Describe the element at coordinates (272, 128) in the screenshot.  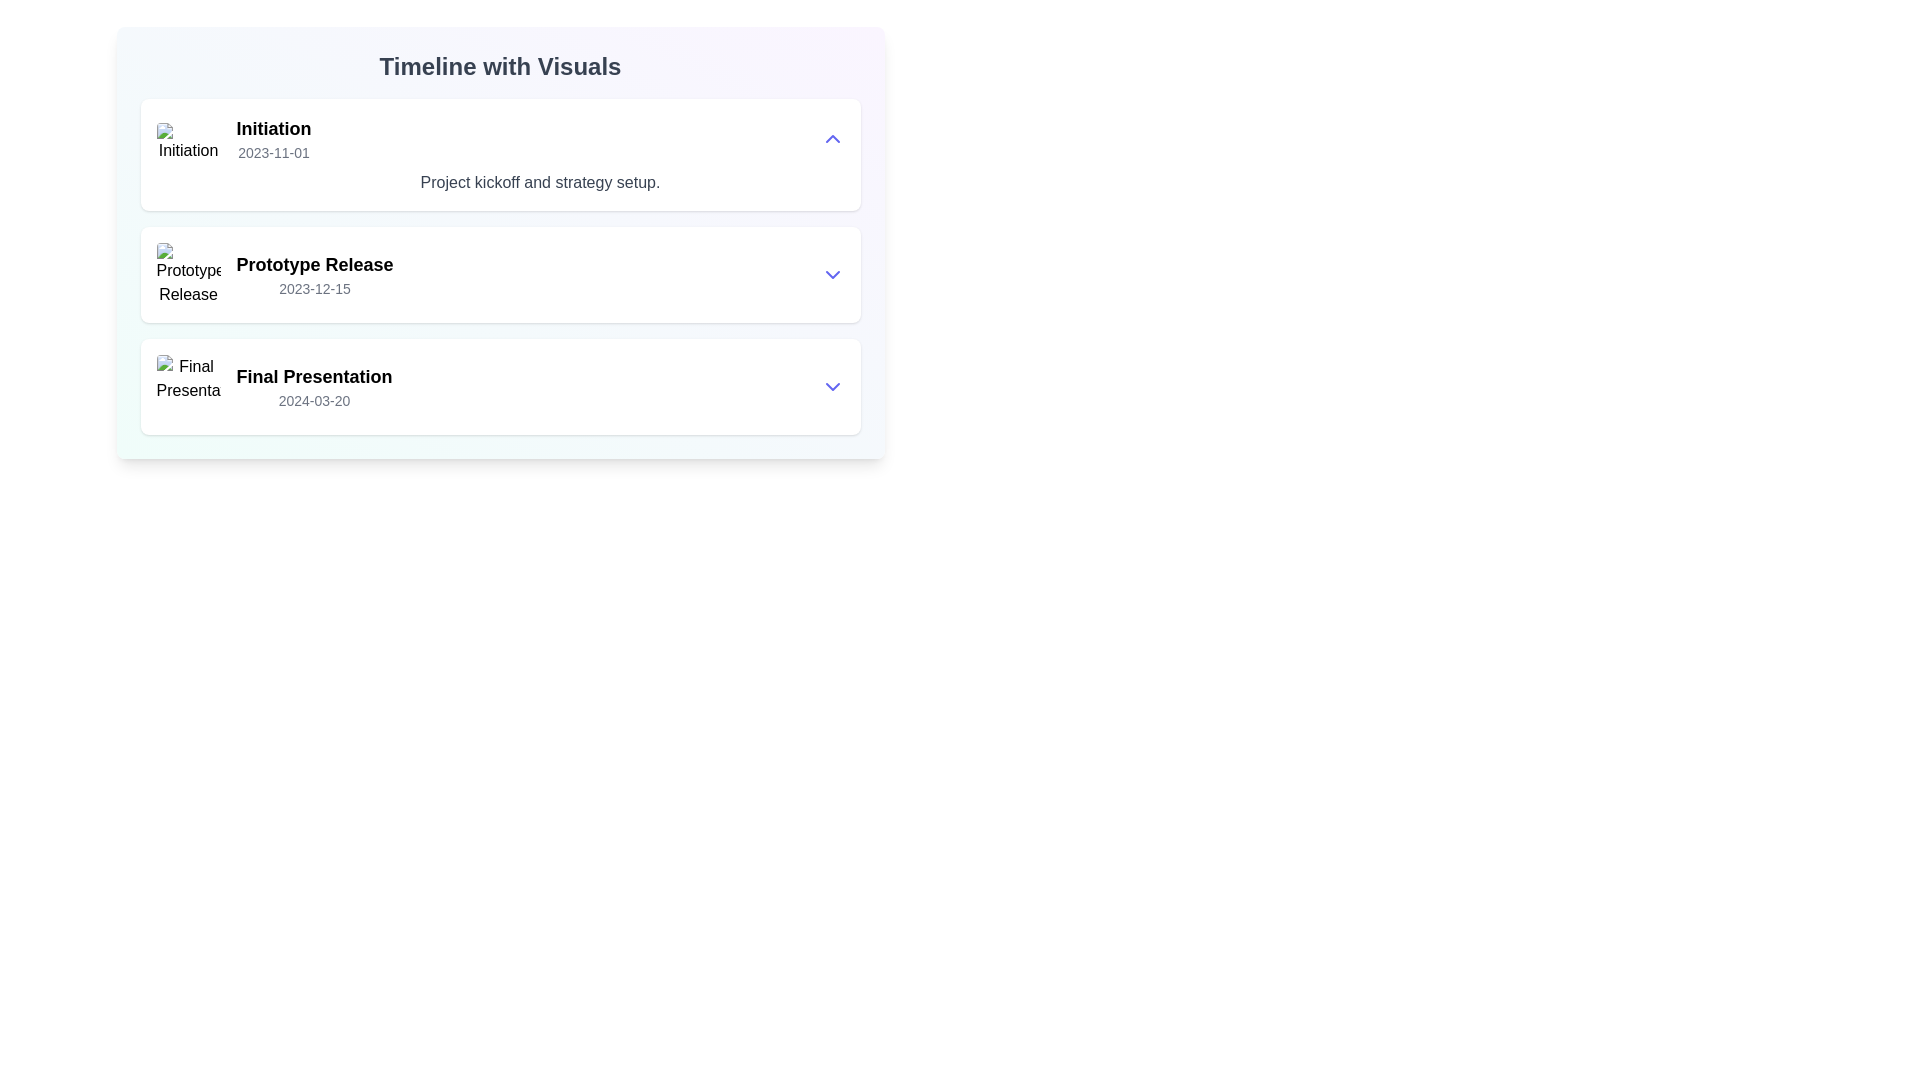
I see `the Text label element that reads 'Initiation', which is styled in a large, bold font and is located near the top left section of the interface, above the date '2023-11-01'` at that location.